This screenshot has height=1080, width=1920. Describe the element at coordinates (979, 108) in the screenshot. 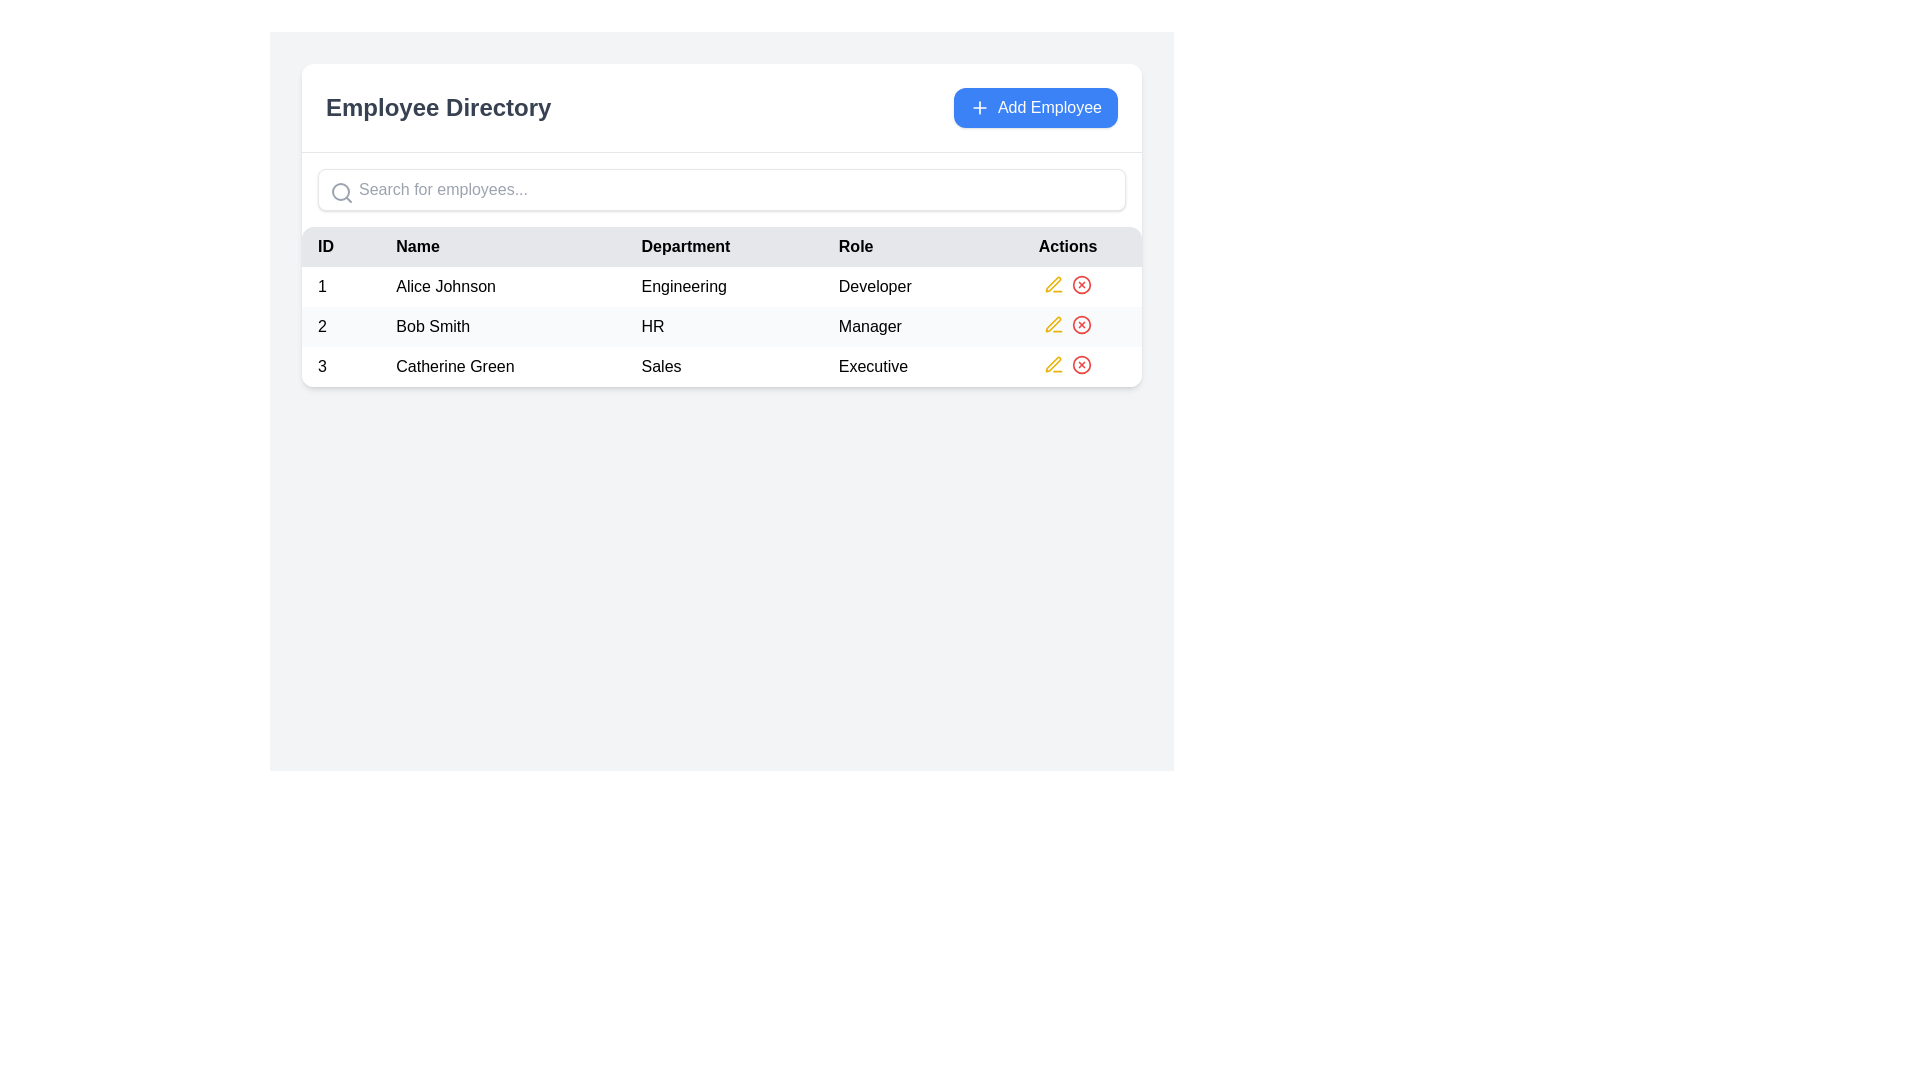

I see `the 'Add Employee' button, which contains the icon for adding employees, located to the left of the 'Add Employee' text` at that location.